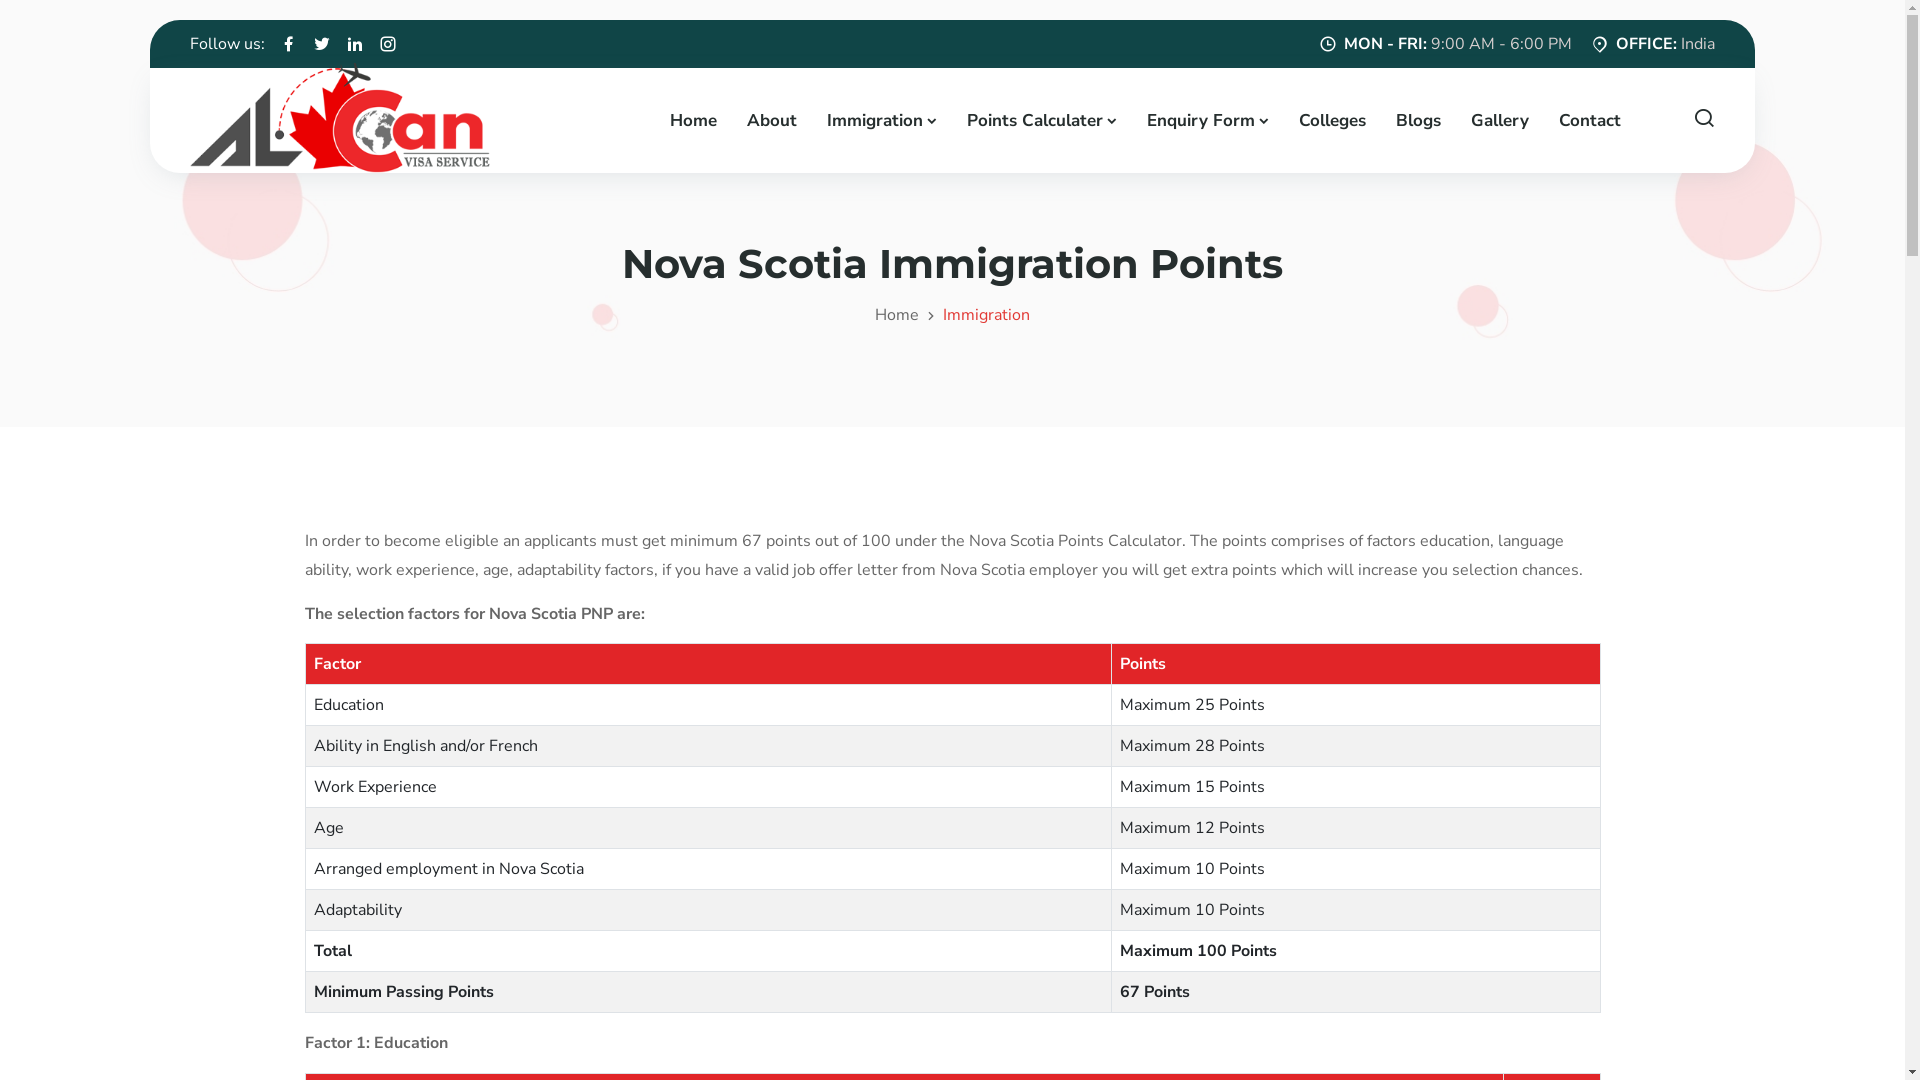  Describe the element at coordinates (1331, 119) in the screenshot. I see `'Colleges'` at that location.